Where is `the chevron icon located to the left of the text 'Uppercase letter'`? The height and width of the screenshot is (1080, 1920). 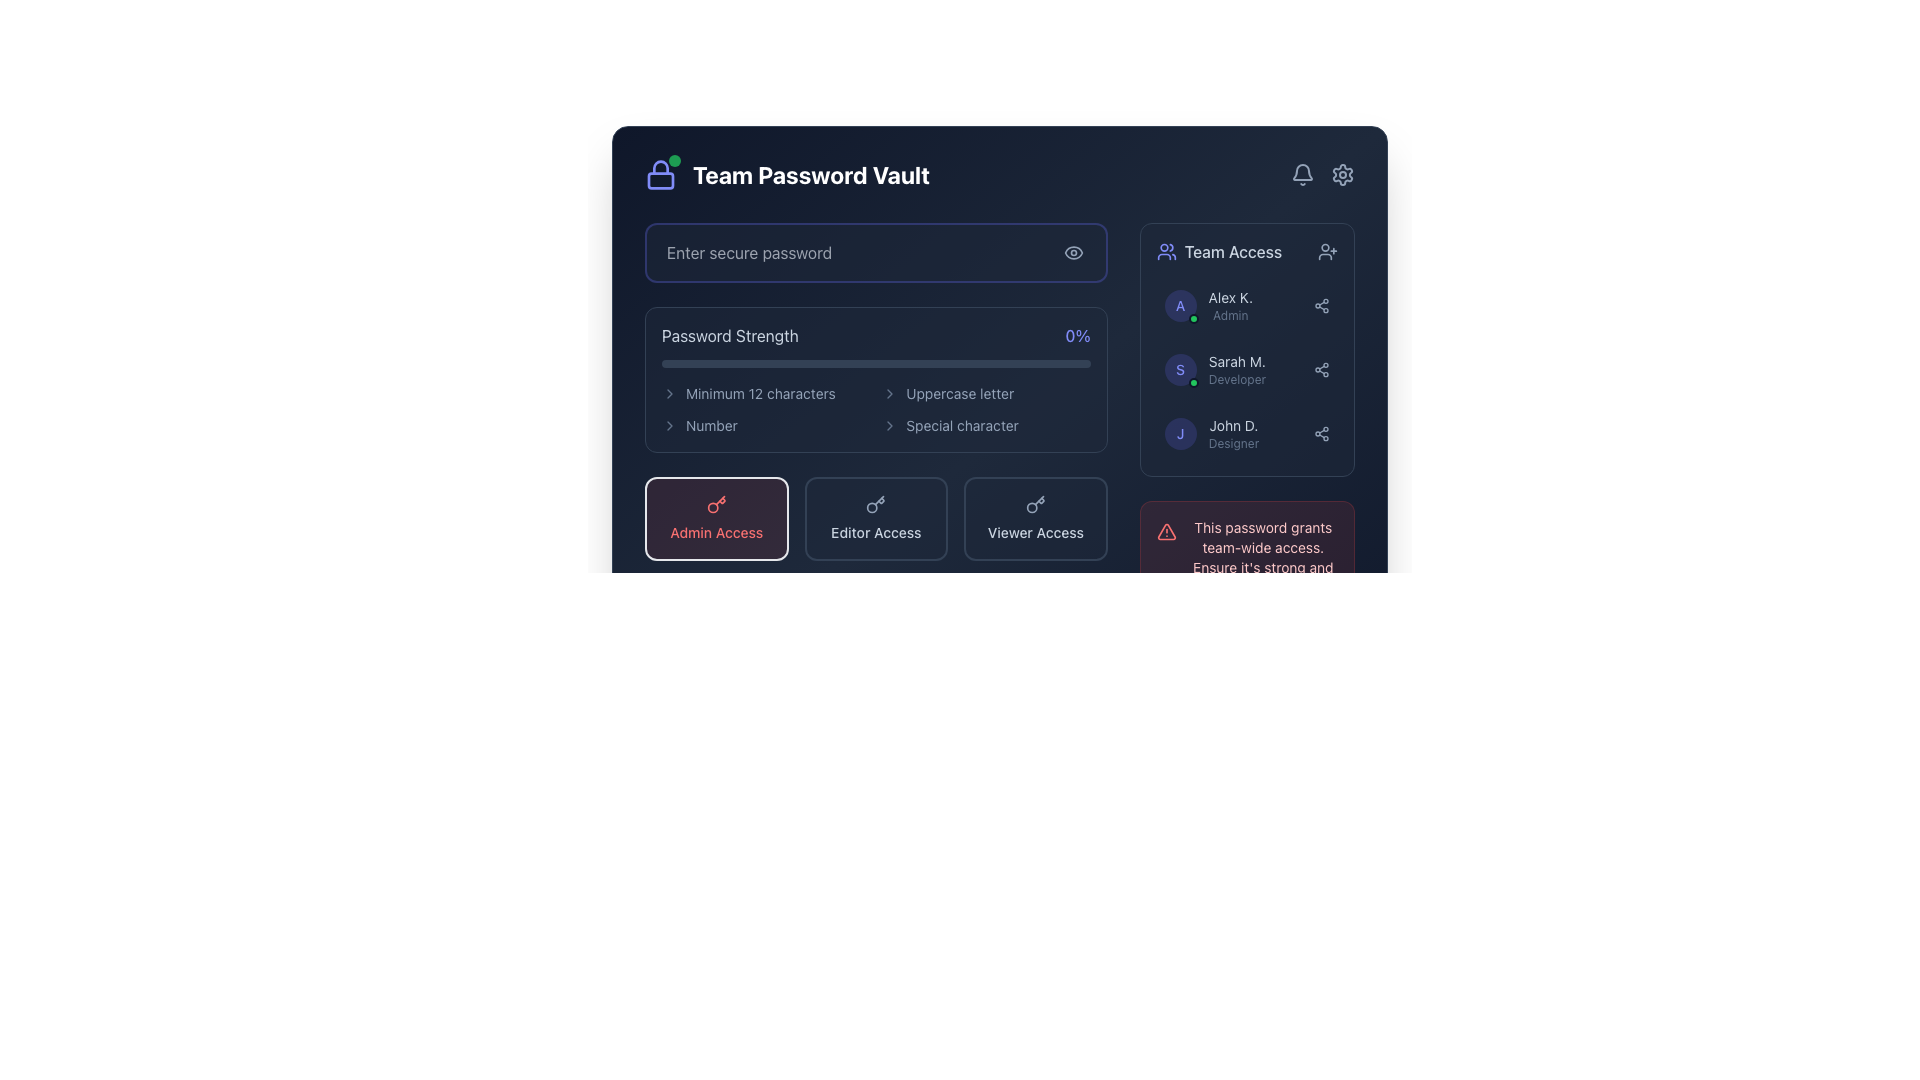 the chevron icon located to the left of the text 'Uppercase letter' is located at coordinates (889, 393).